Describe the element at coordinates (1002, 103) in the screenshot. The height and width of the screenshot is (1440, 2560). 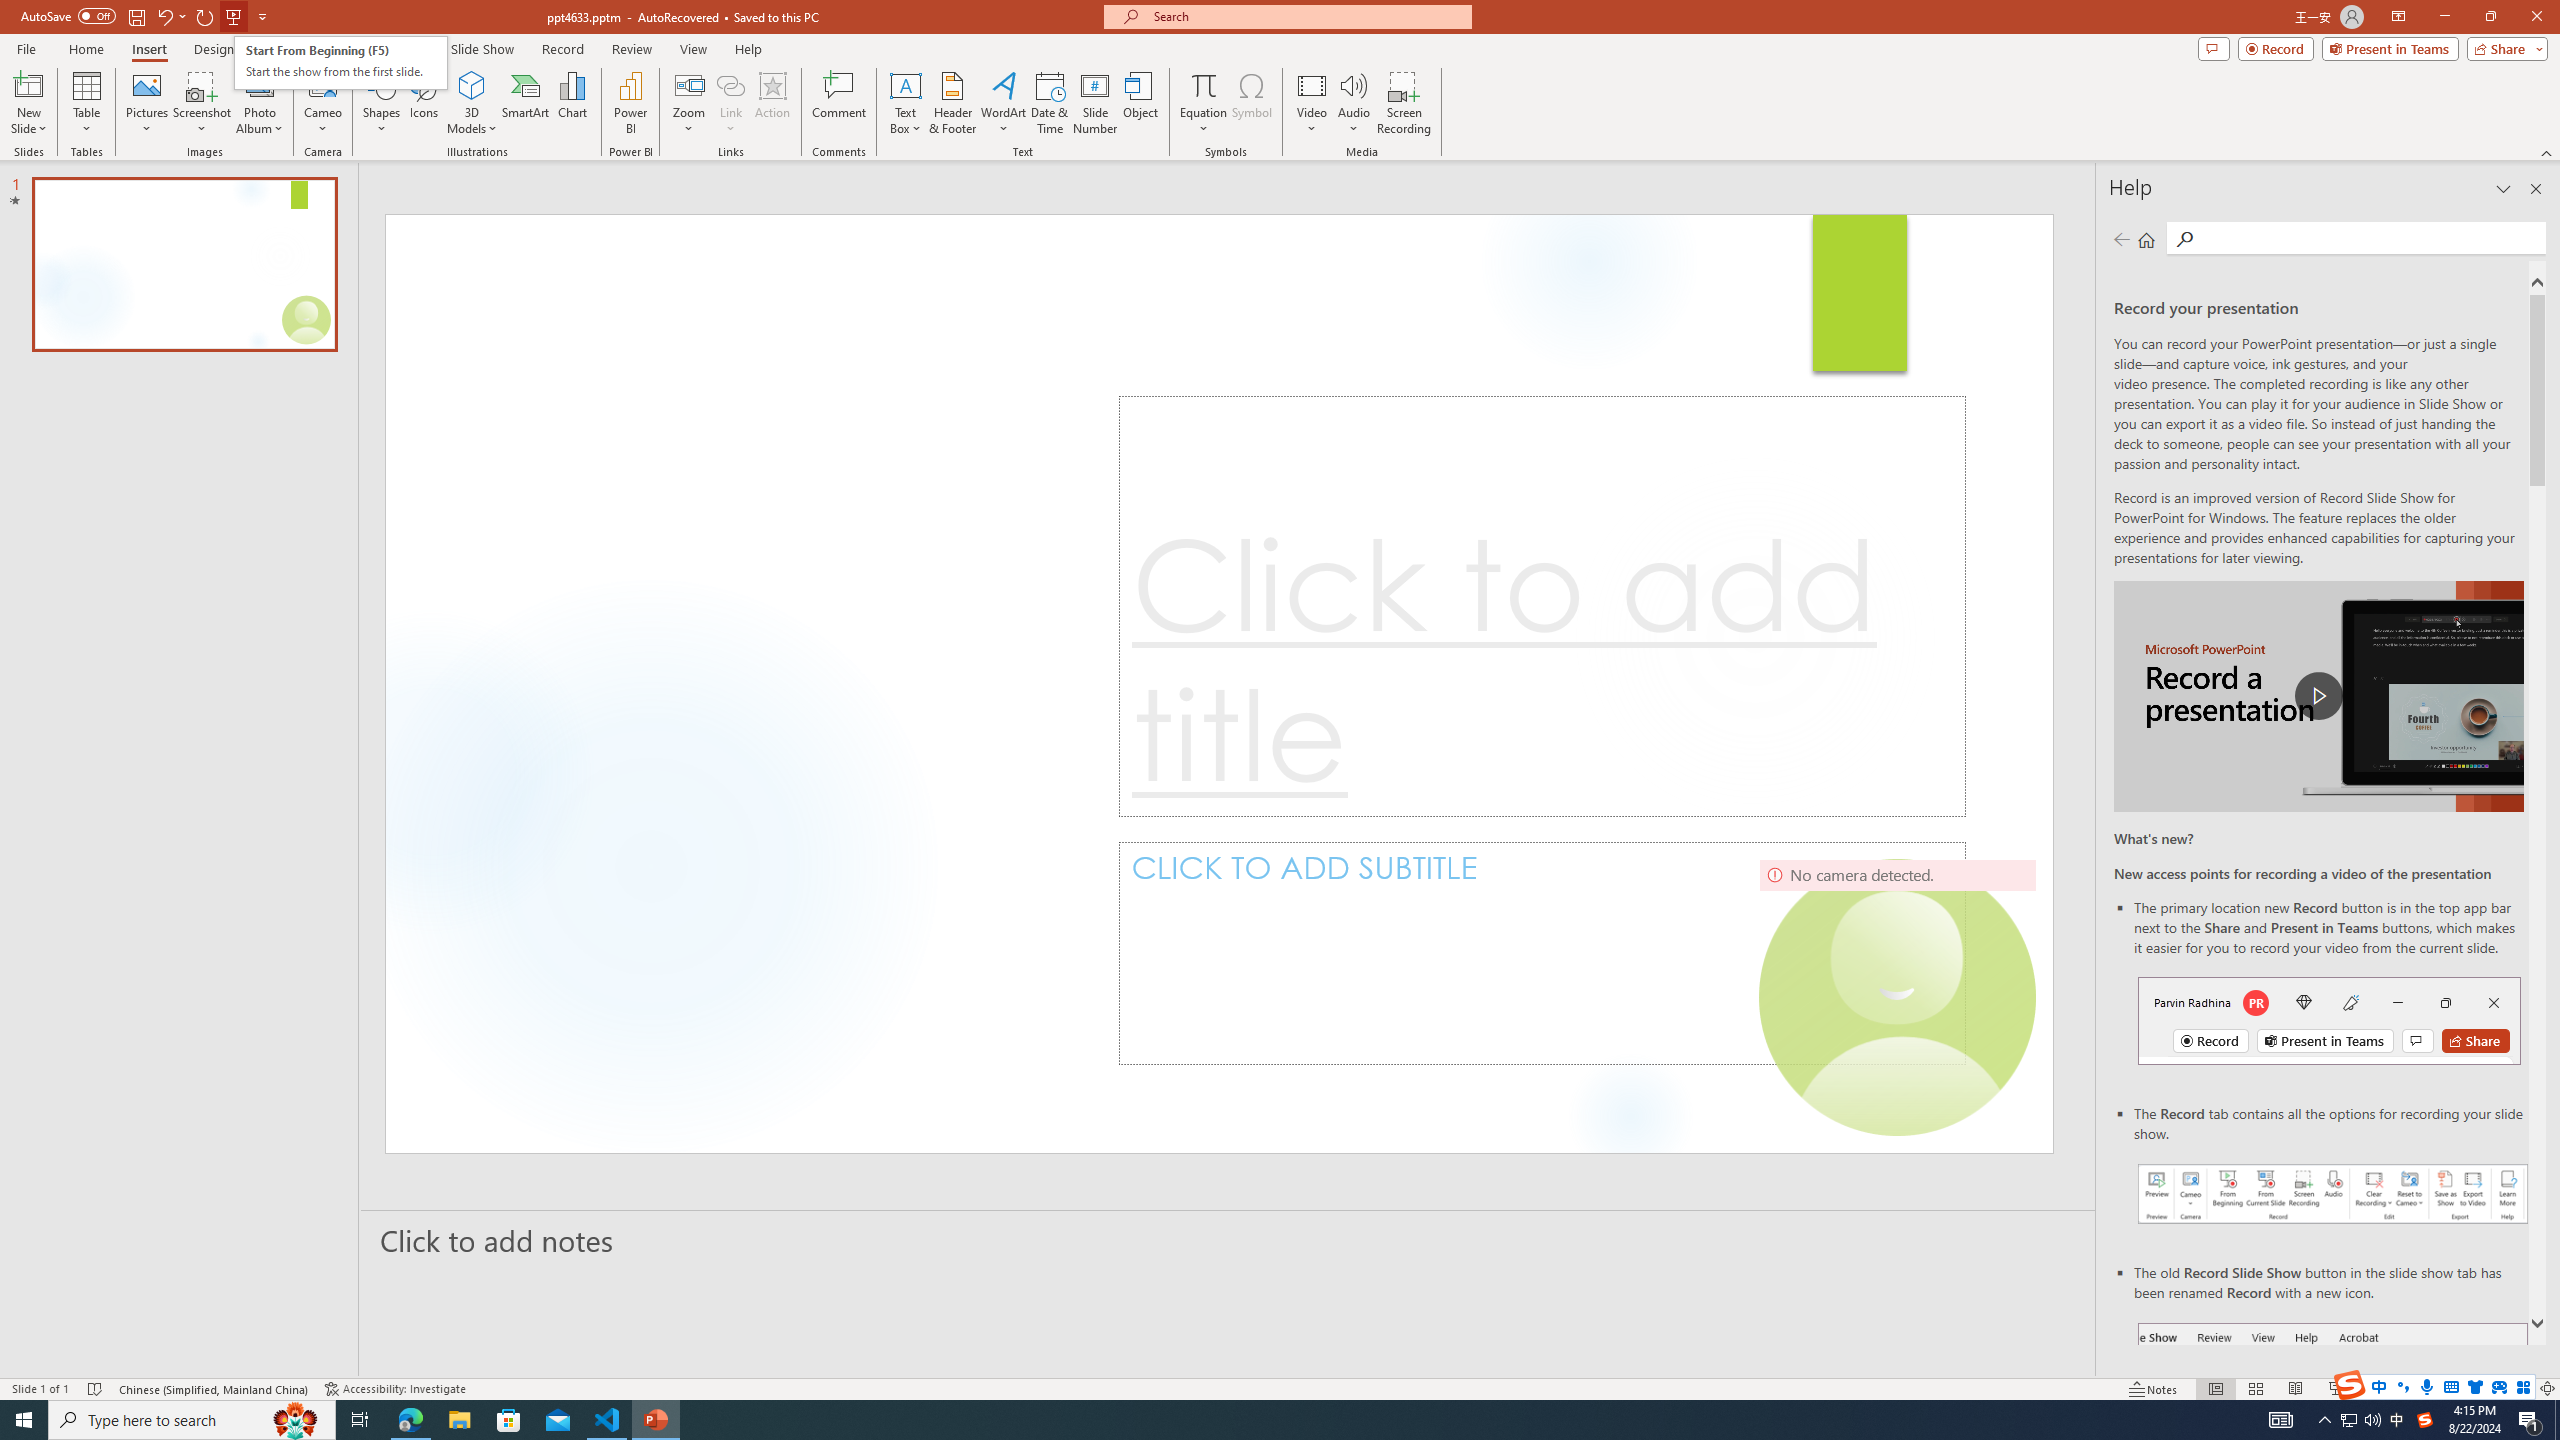
I see `'WordArt'` at that location.